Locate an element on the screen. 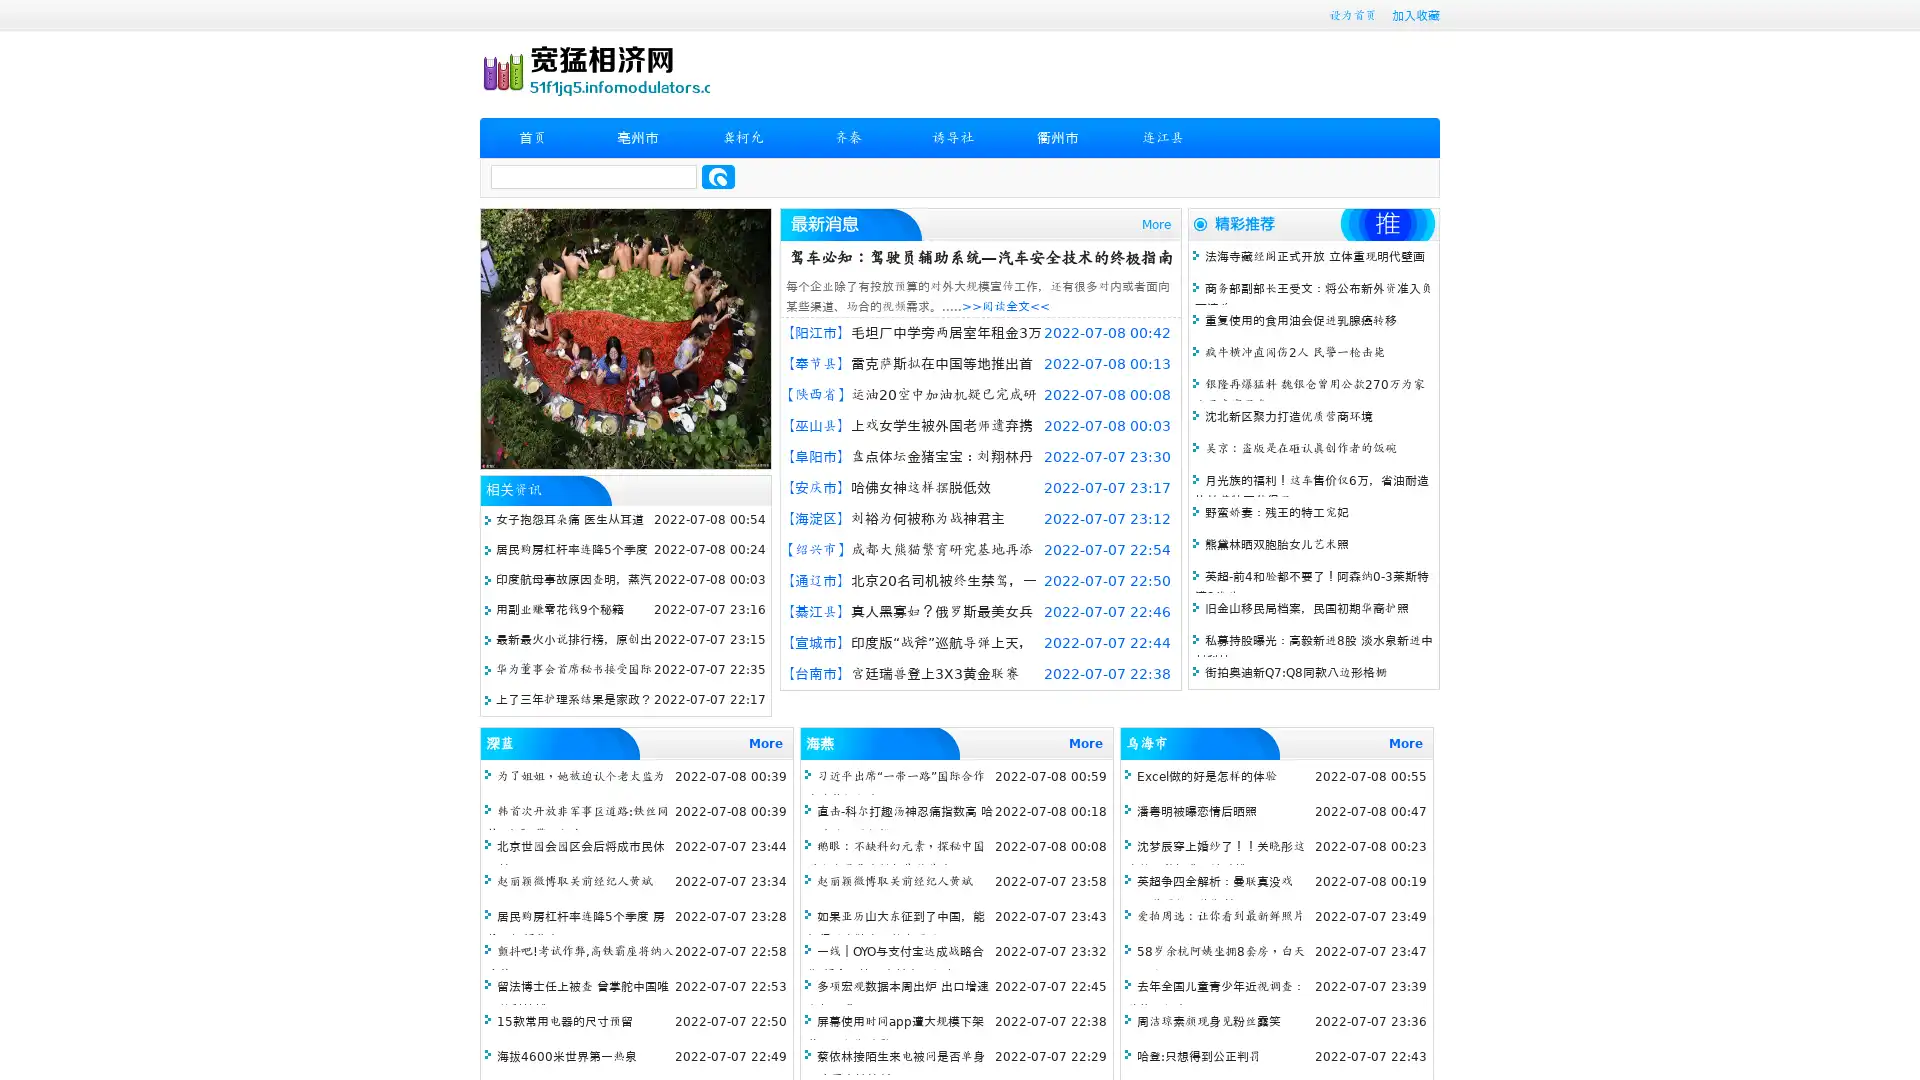  Search is located at coordinates (718, 176).